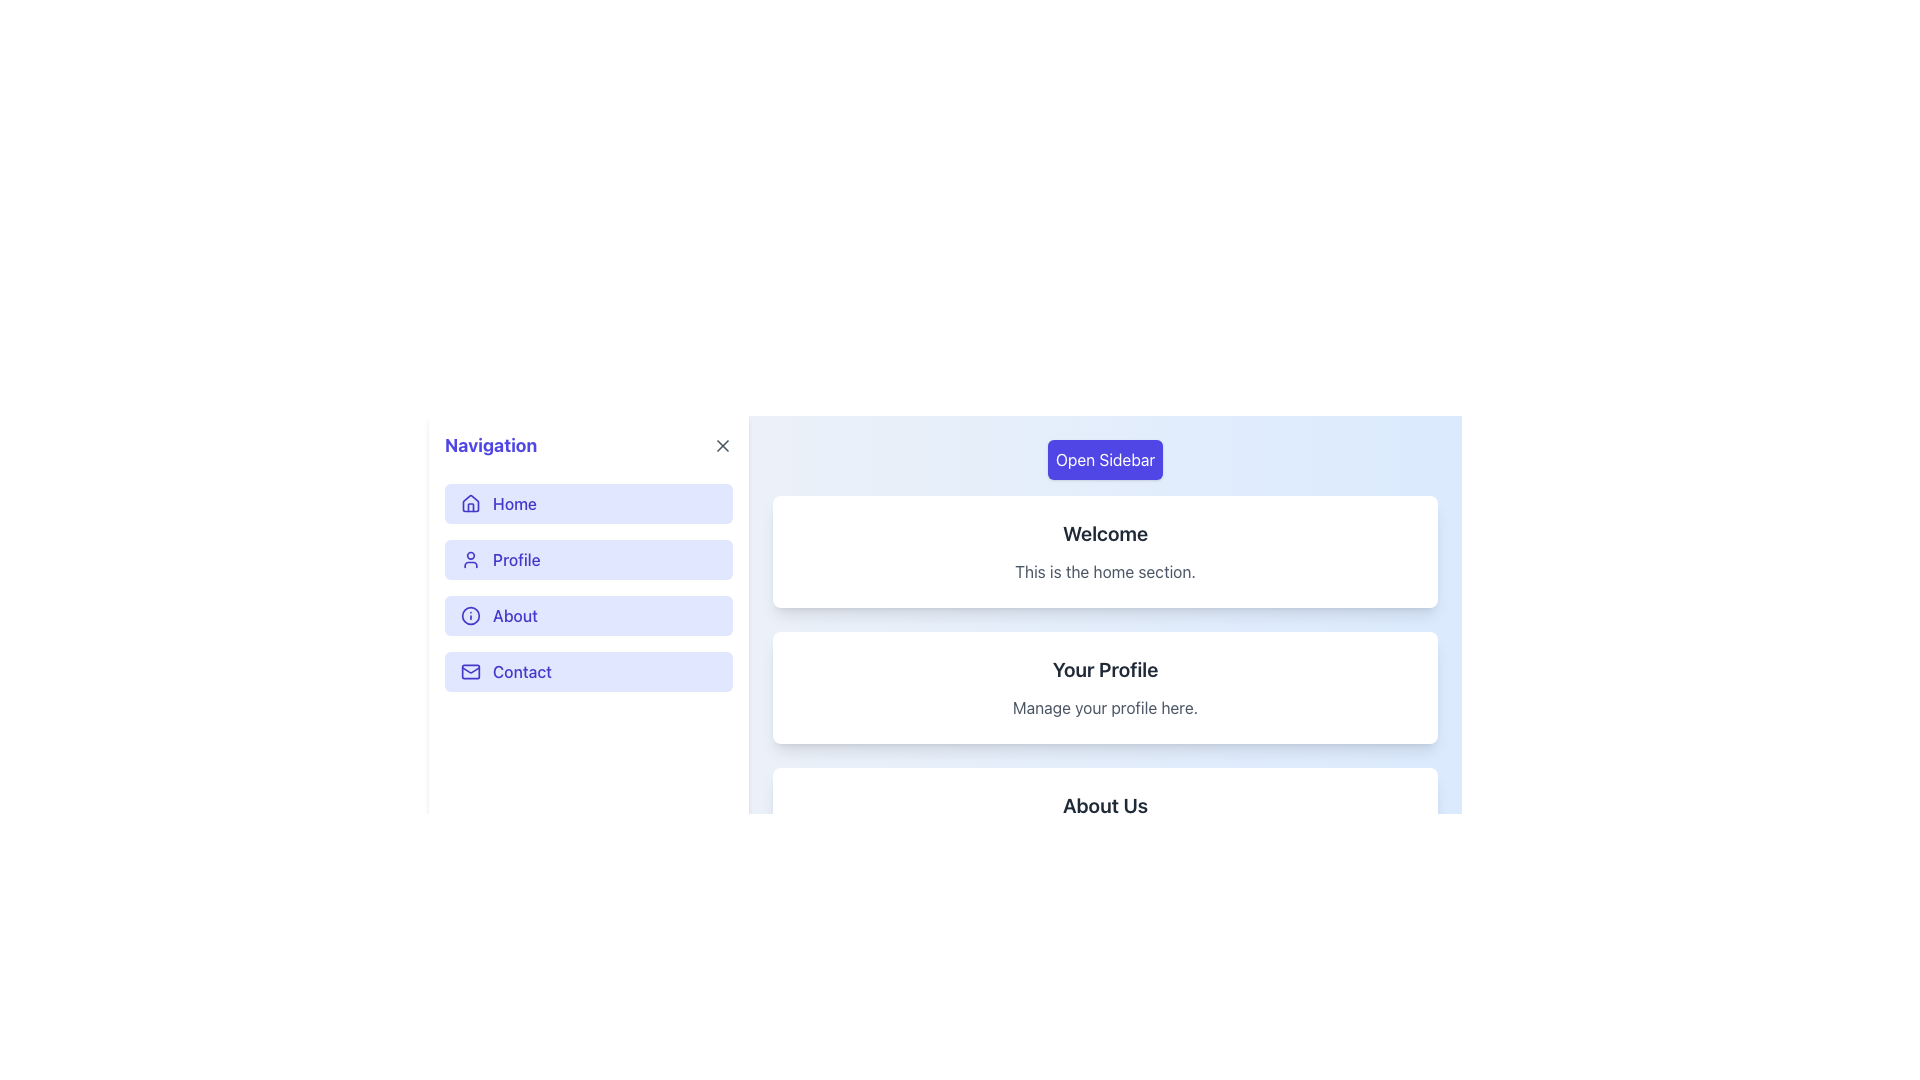 This screenshot has width=1920, height=1080. Describe the element at coordinates (469, 559) in the screenshot. I see `the user profile icon located to the left of the 'Profile' label in the navigation menu` at that location.